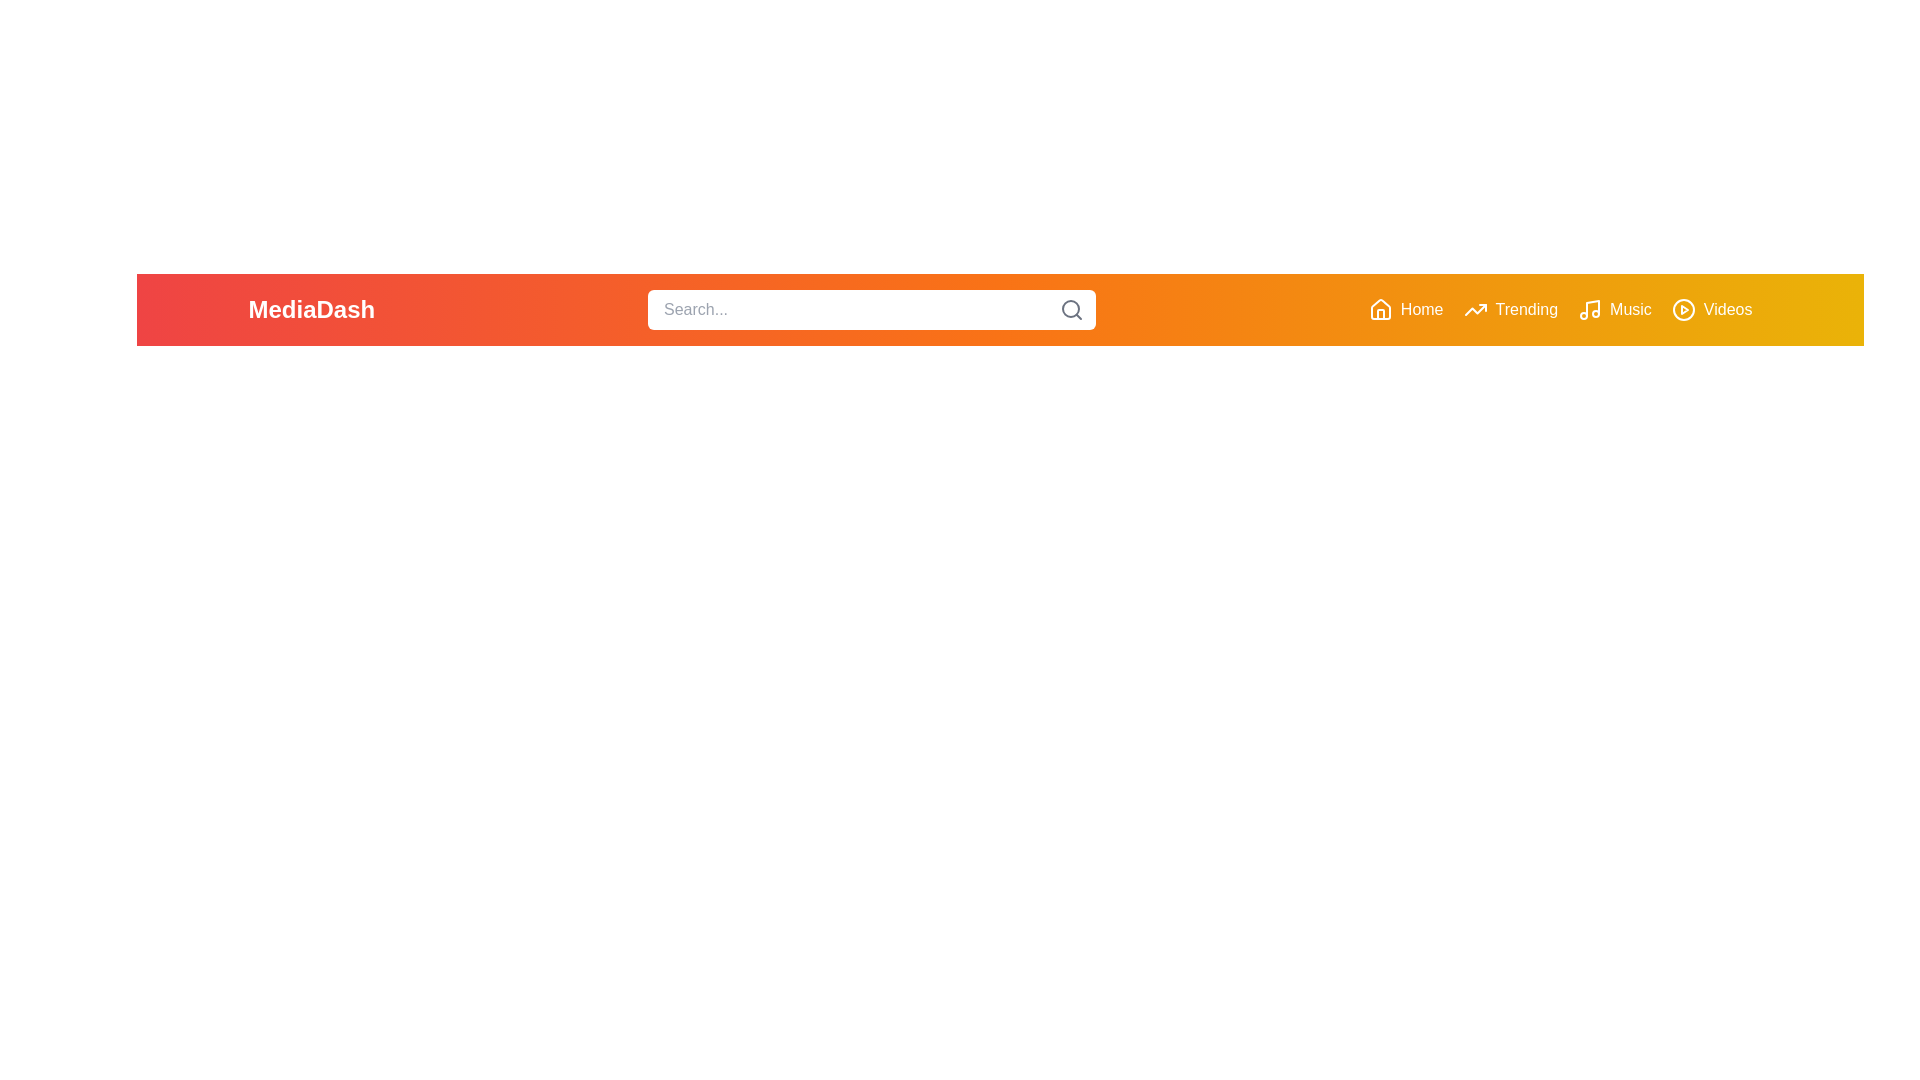 This screenshot has width=1920, height=1080. I want to click on the interactive element Videos Button, so click(1711, 309).